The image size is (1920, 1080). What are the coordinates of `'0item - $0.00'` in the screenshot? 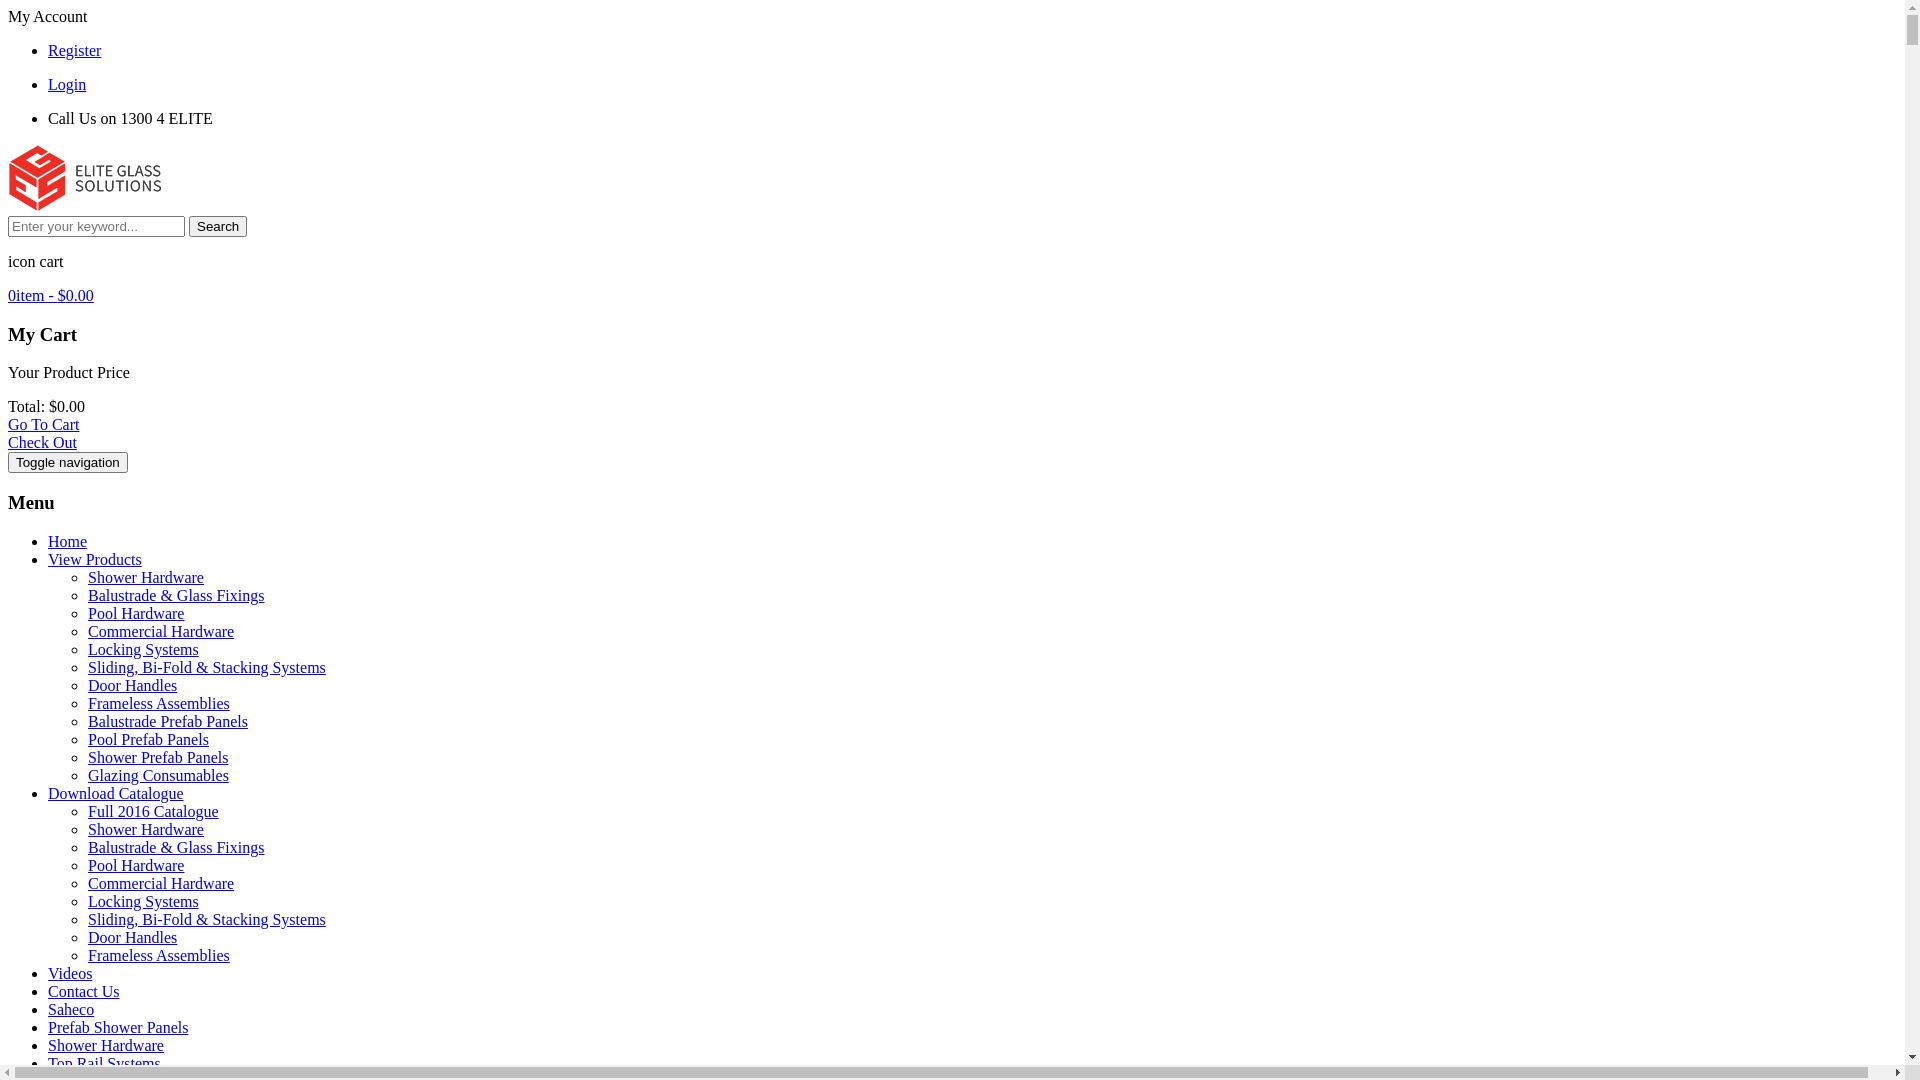 It's located at (51, 295).